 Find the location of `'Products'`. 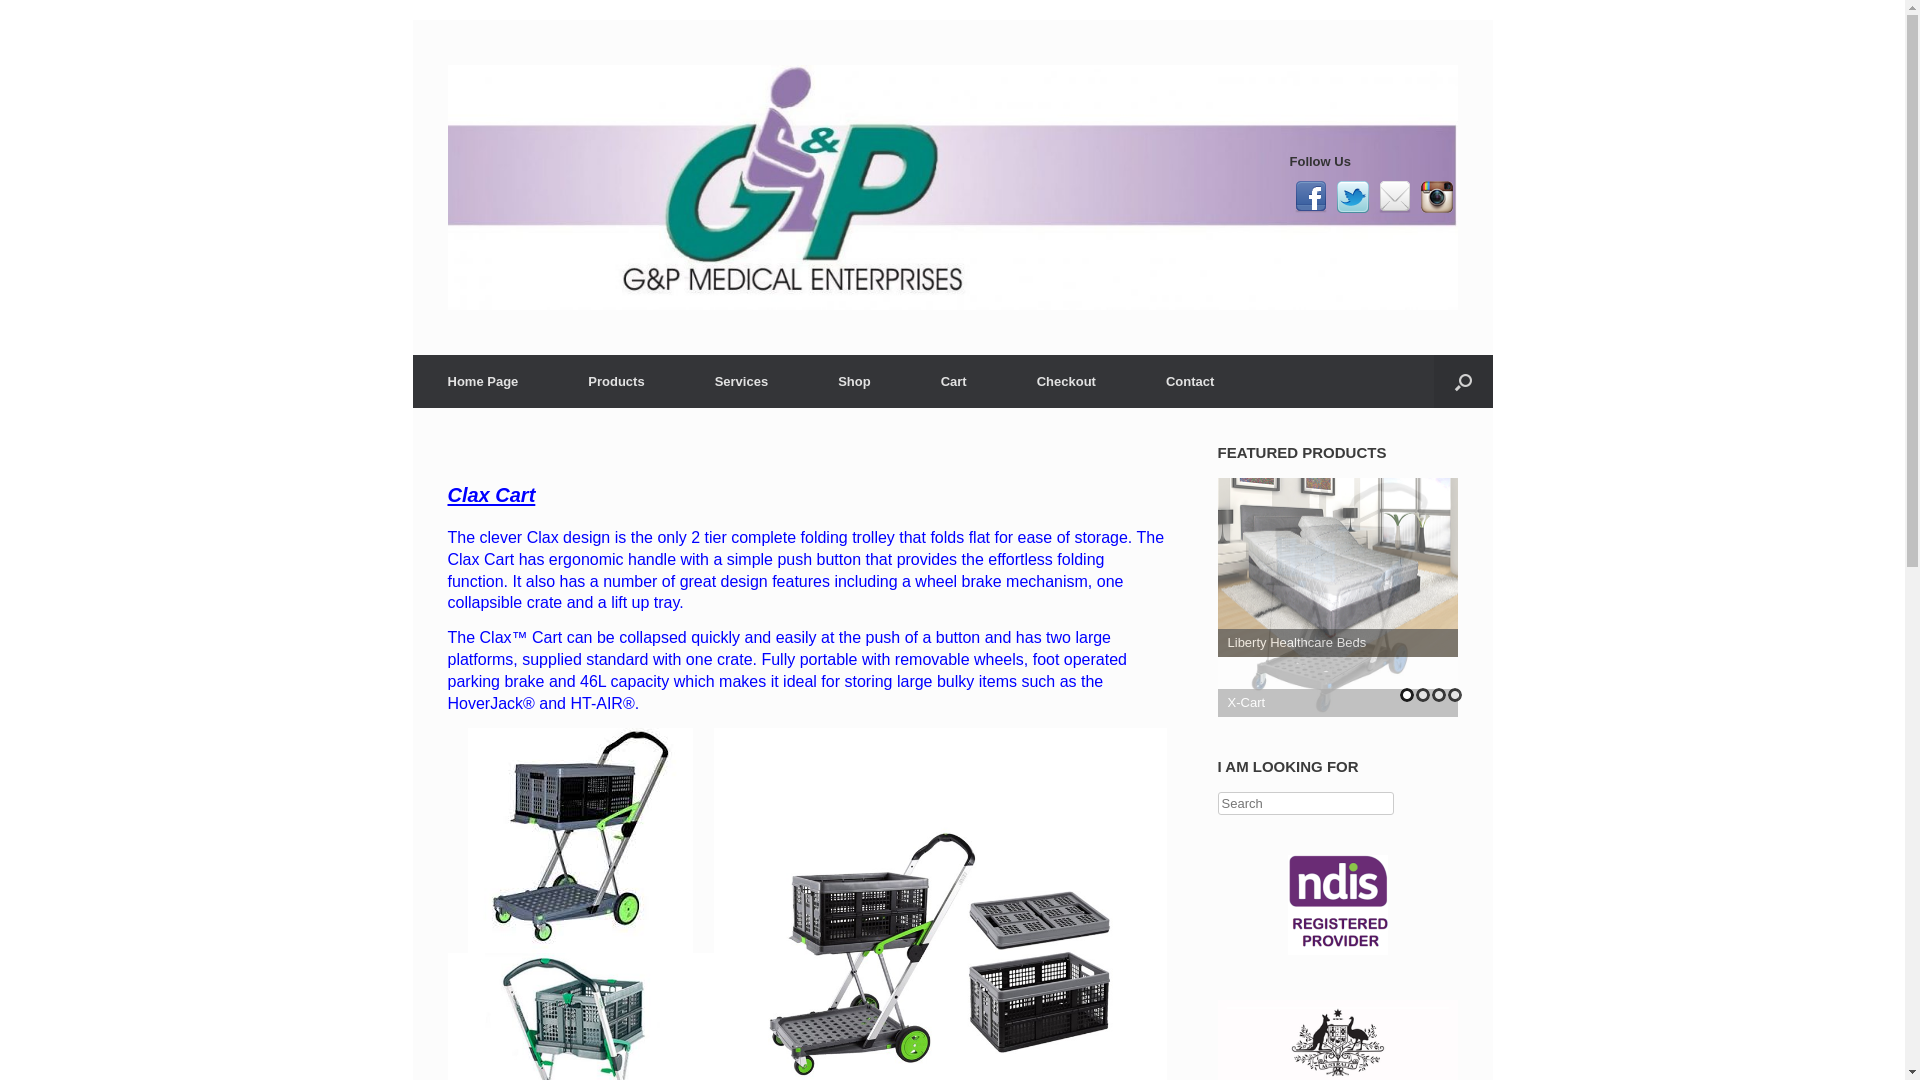

'Products' is located at coordinates (614, 381).